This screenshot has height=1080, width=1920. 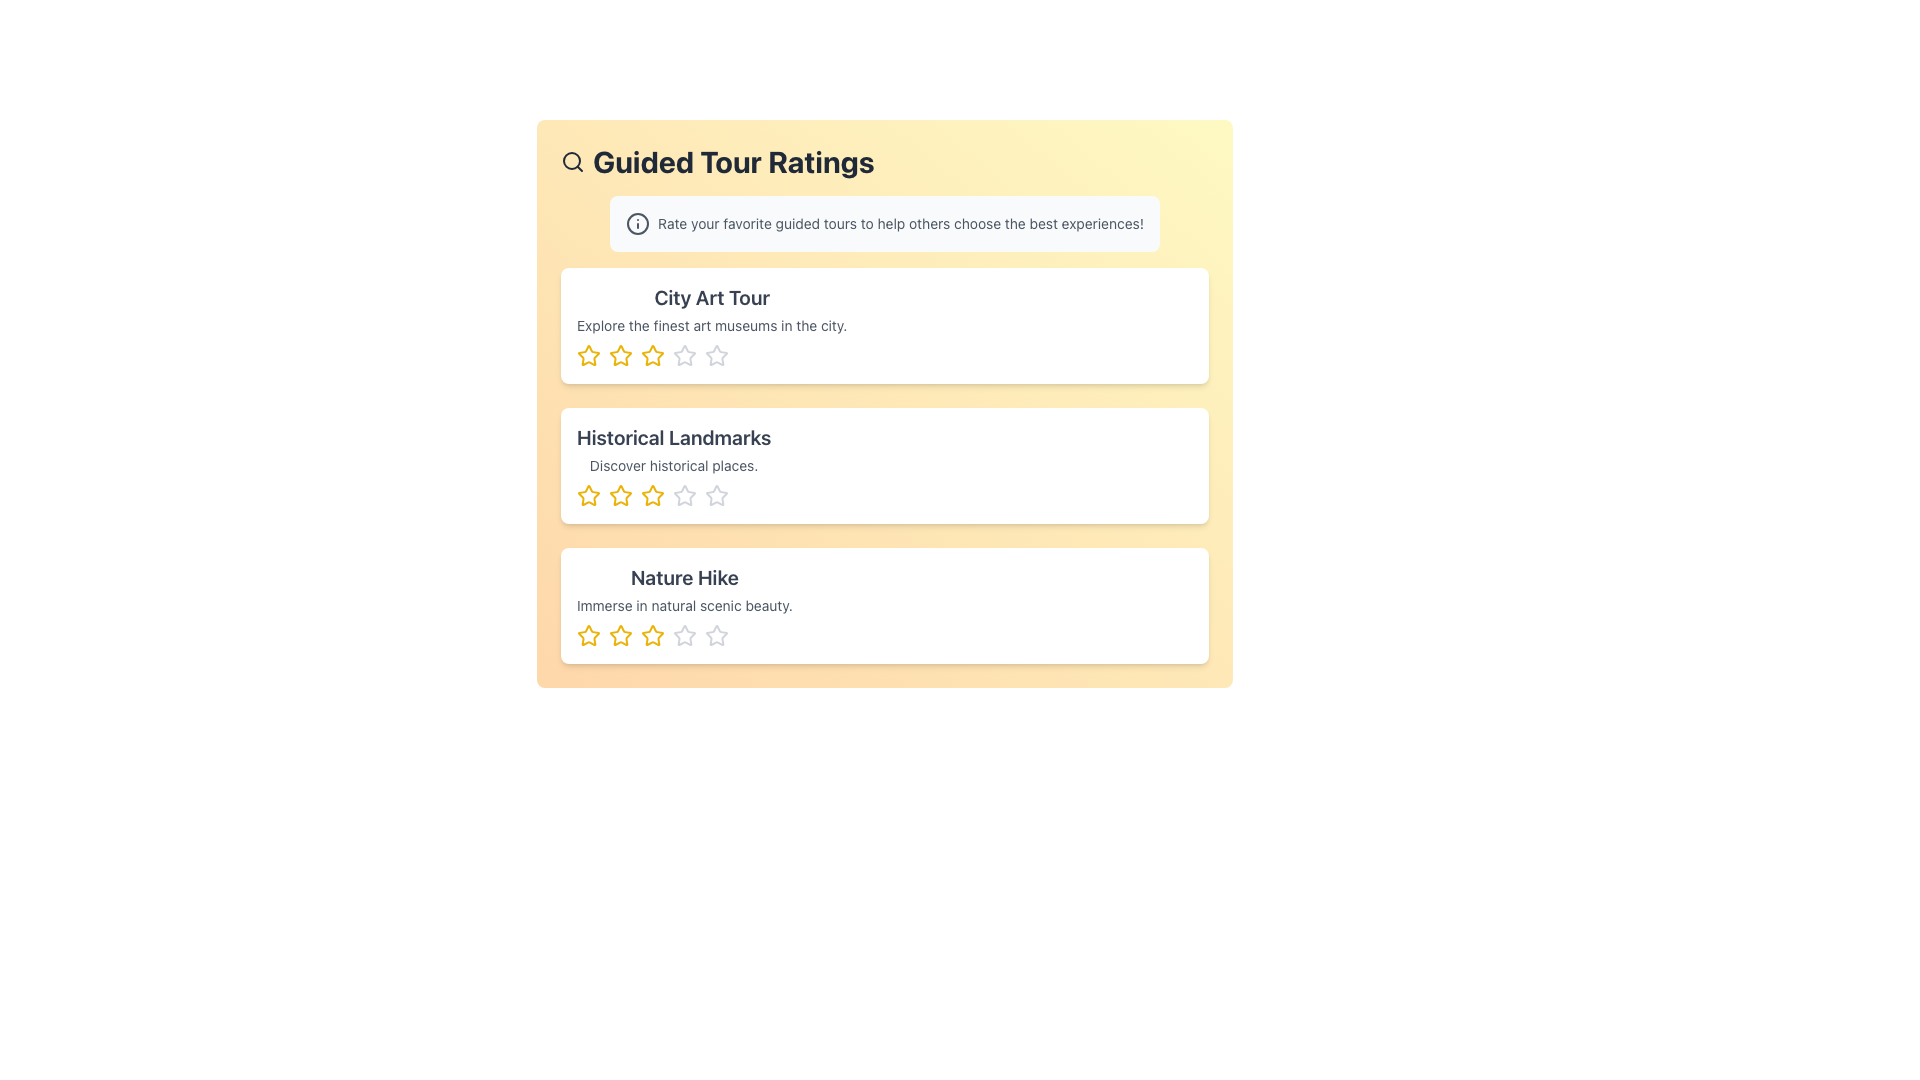 I want to click on the fourth star icon in the rating bar for the 'Nature Hike' section to rate it, so click(x=685, y=635).